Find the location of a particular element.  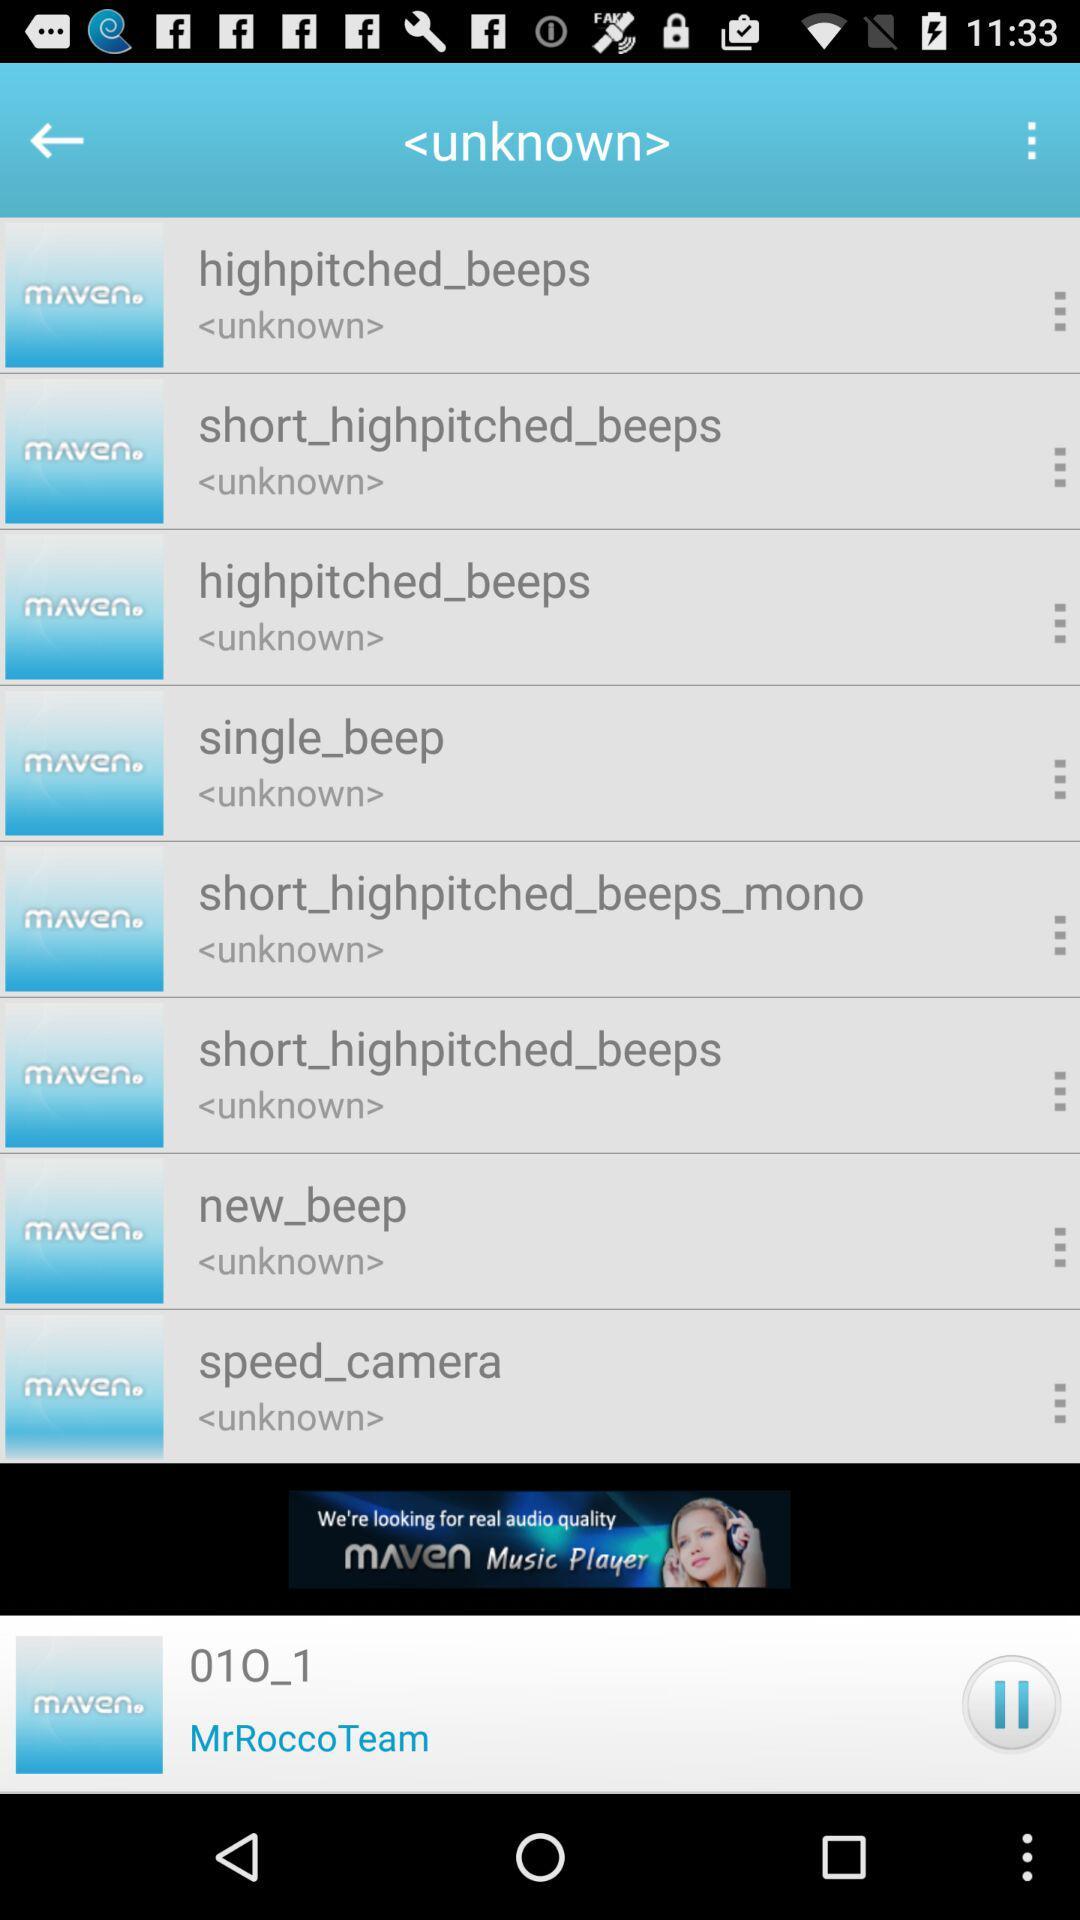

the more icon is located at coordinates (1027, 1336).